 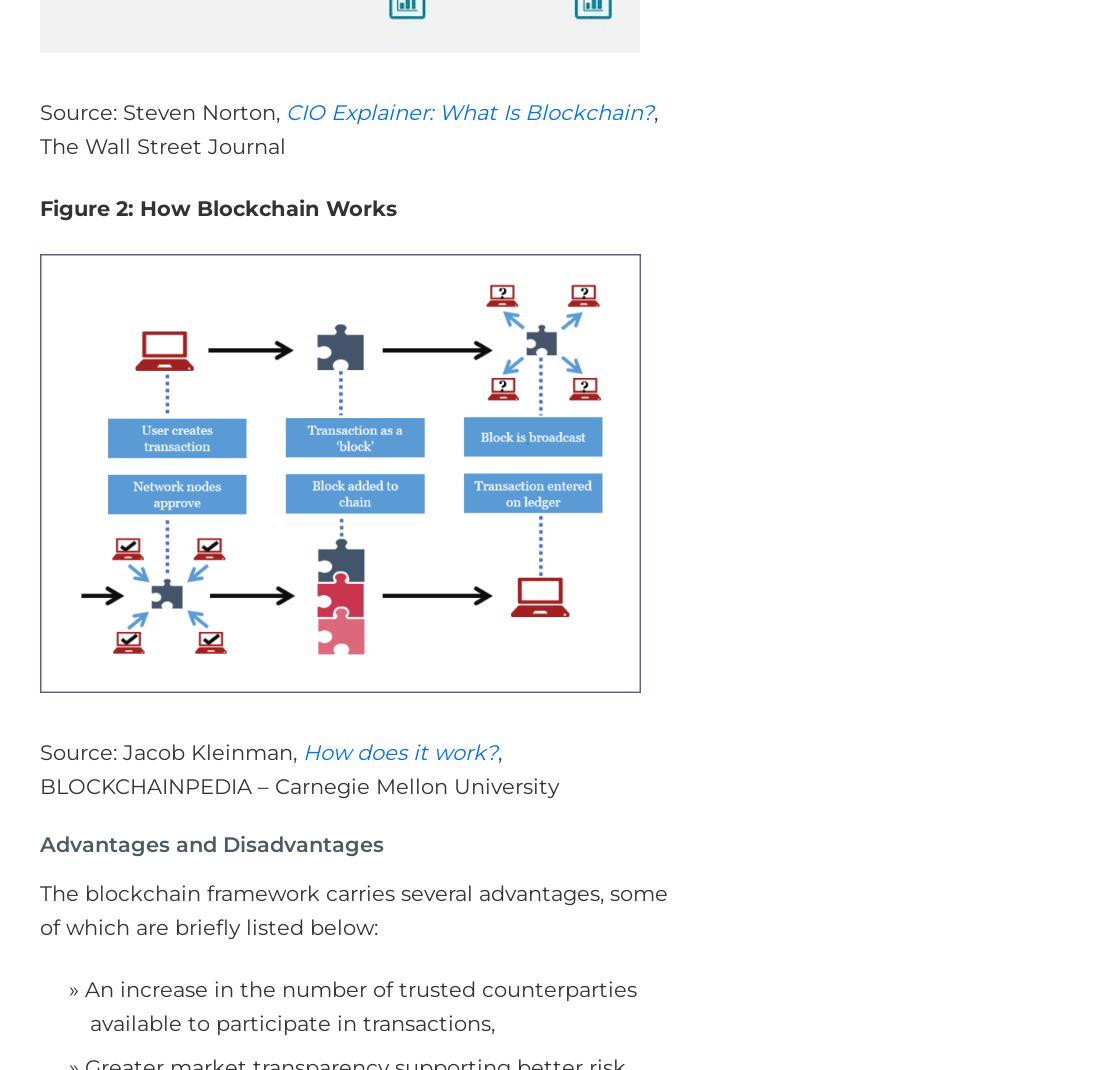 What do you see at coordinates (84, 1006) in the screenshot?
I see `'An increase in the number of trusted counterparties available to participate in transactions,'` at bounding box center [84, 1006].